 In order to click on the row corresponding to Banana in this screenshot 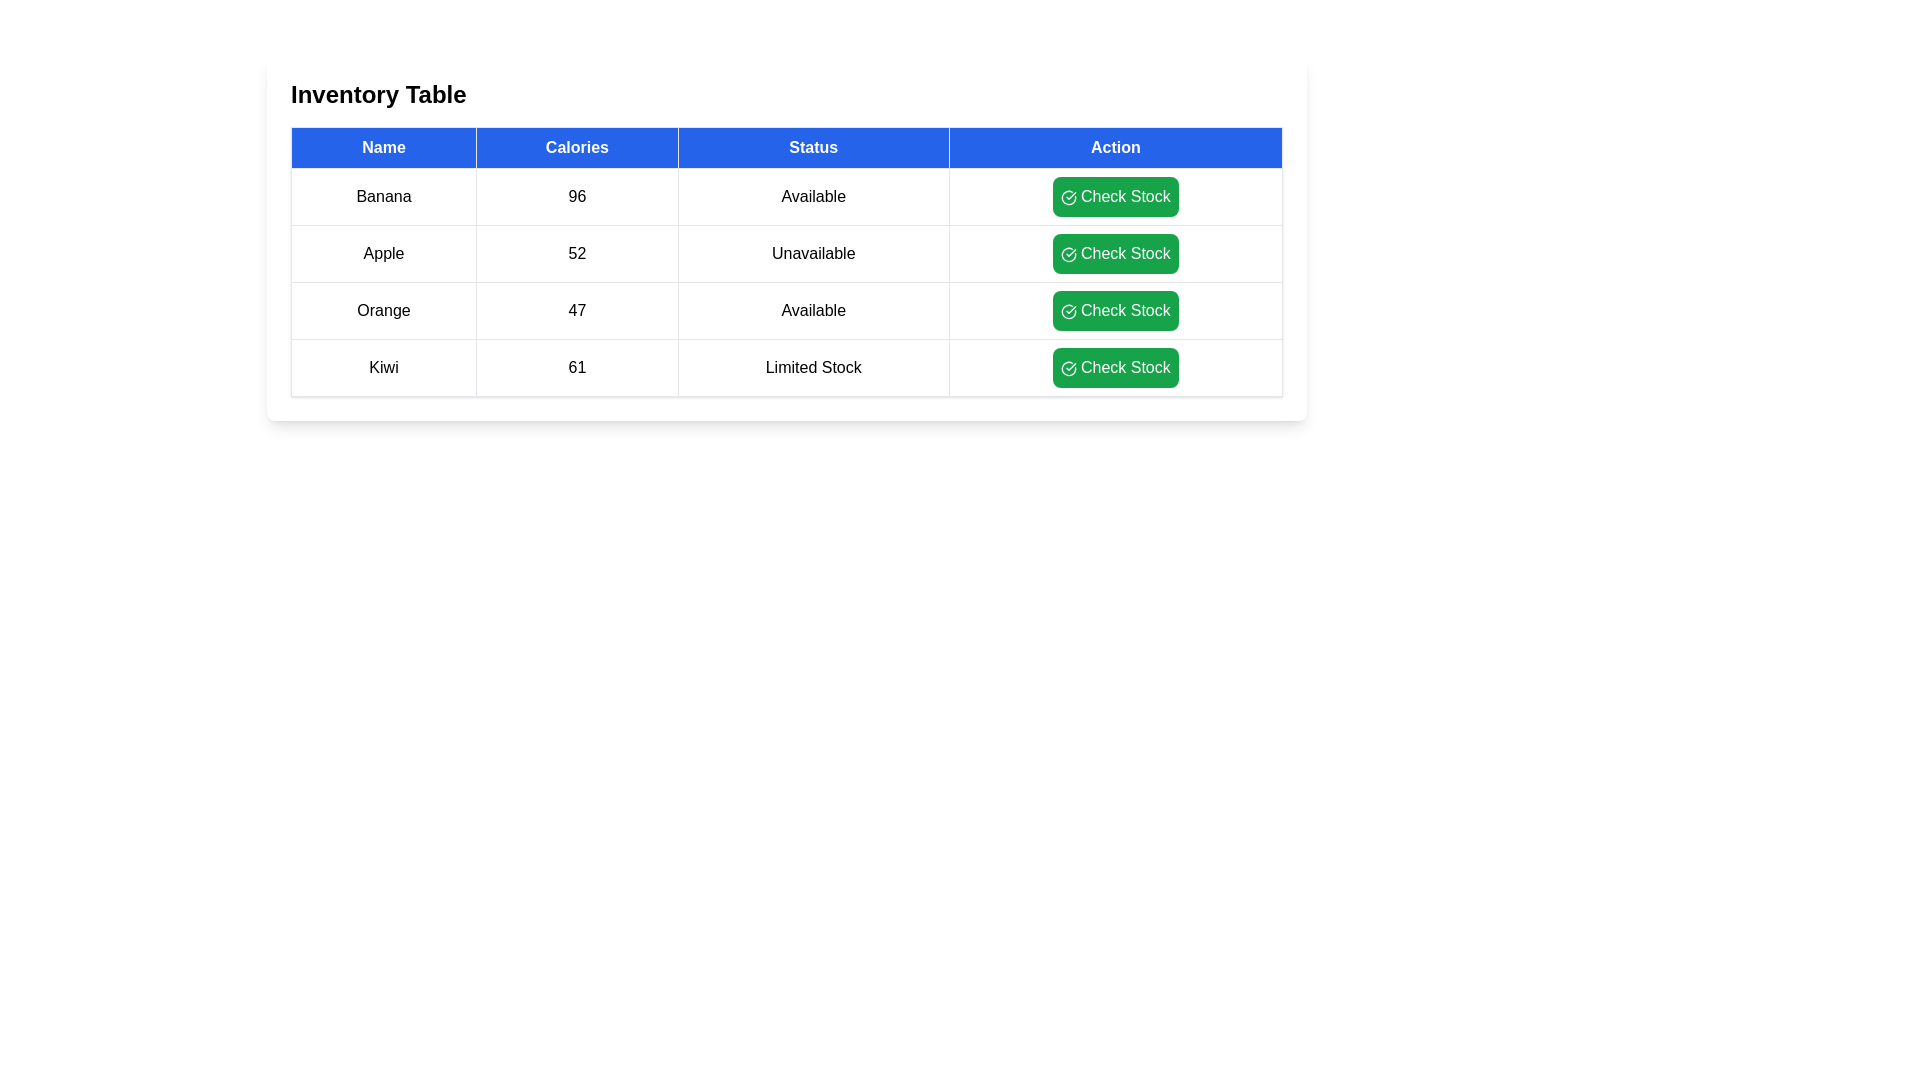, I will do `click(786, 196)`.